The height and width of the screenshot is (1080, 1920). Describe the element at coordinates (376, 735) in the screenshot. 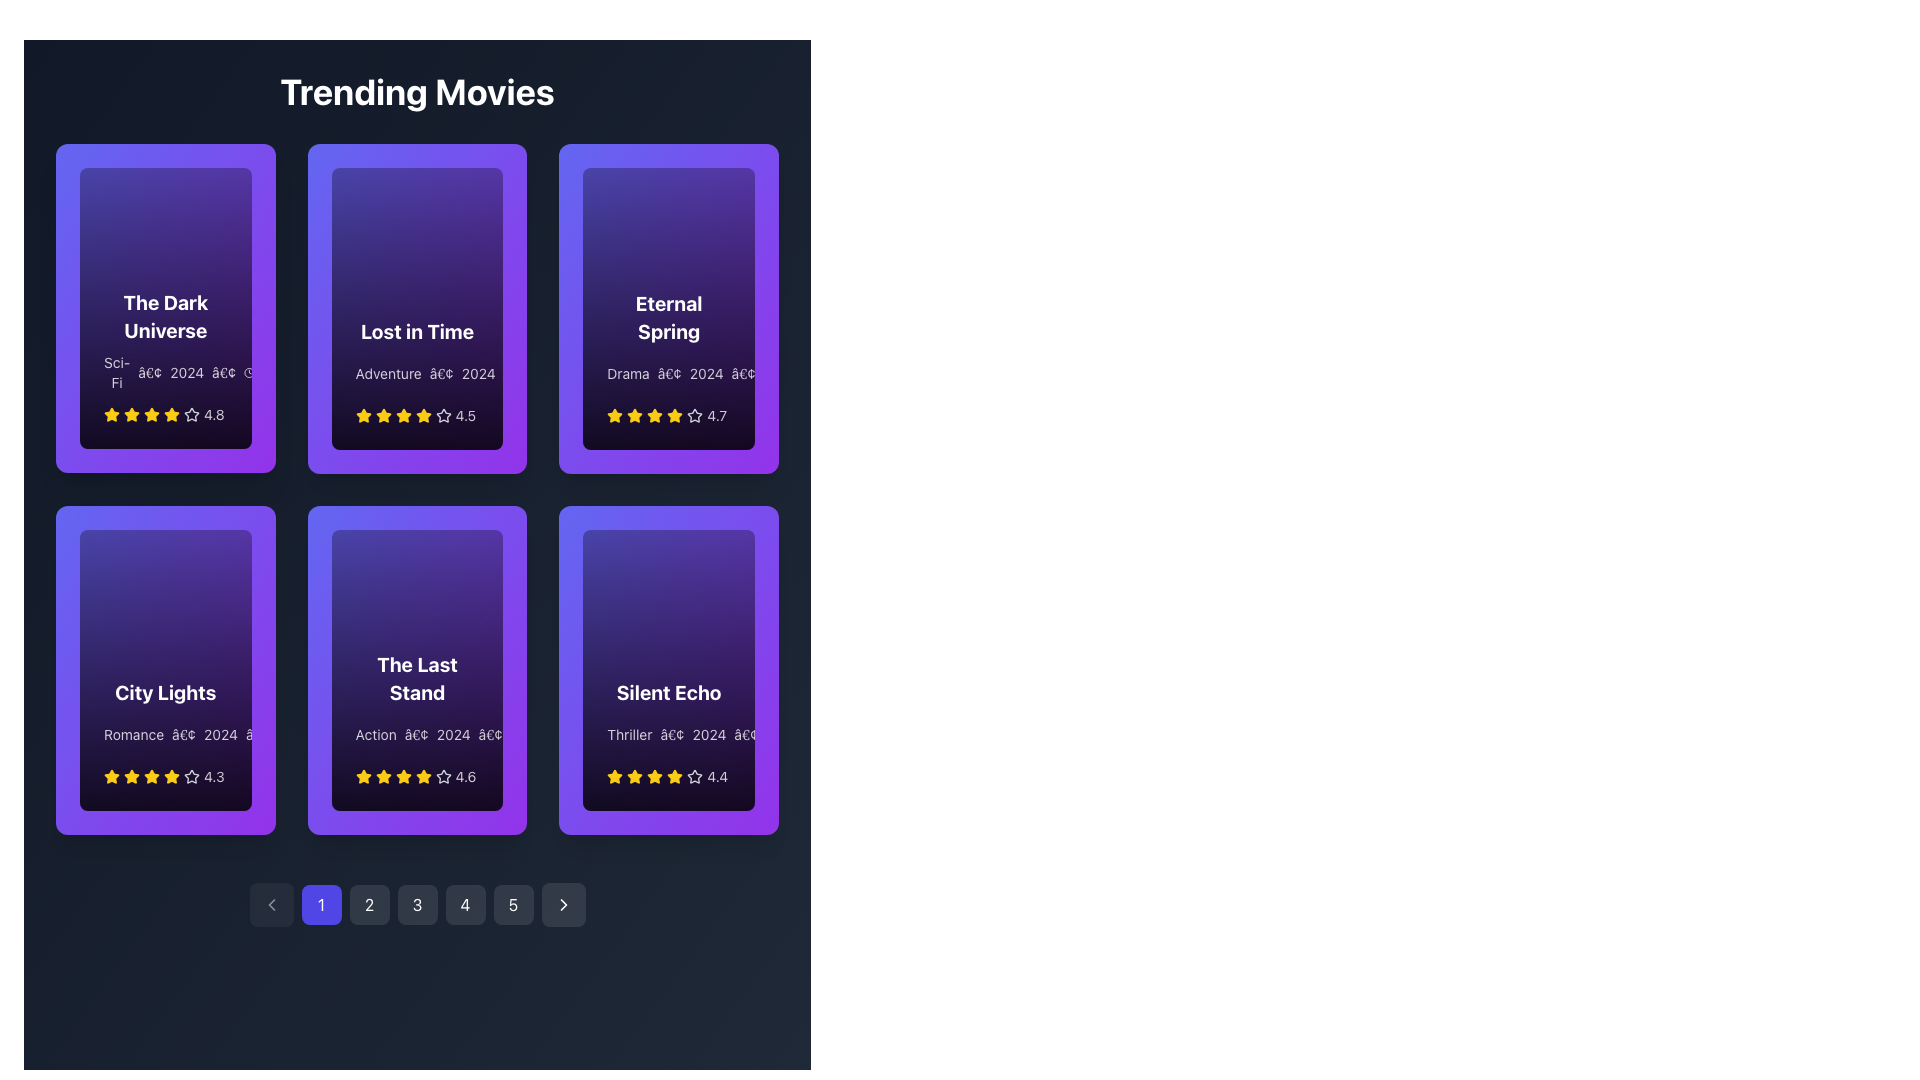

I see `text label displaying 'Action', which is the first label in the horizontal sequence, positioned above the star rating icons for 'The Last Stand'` at that location.